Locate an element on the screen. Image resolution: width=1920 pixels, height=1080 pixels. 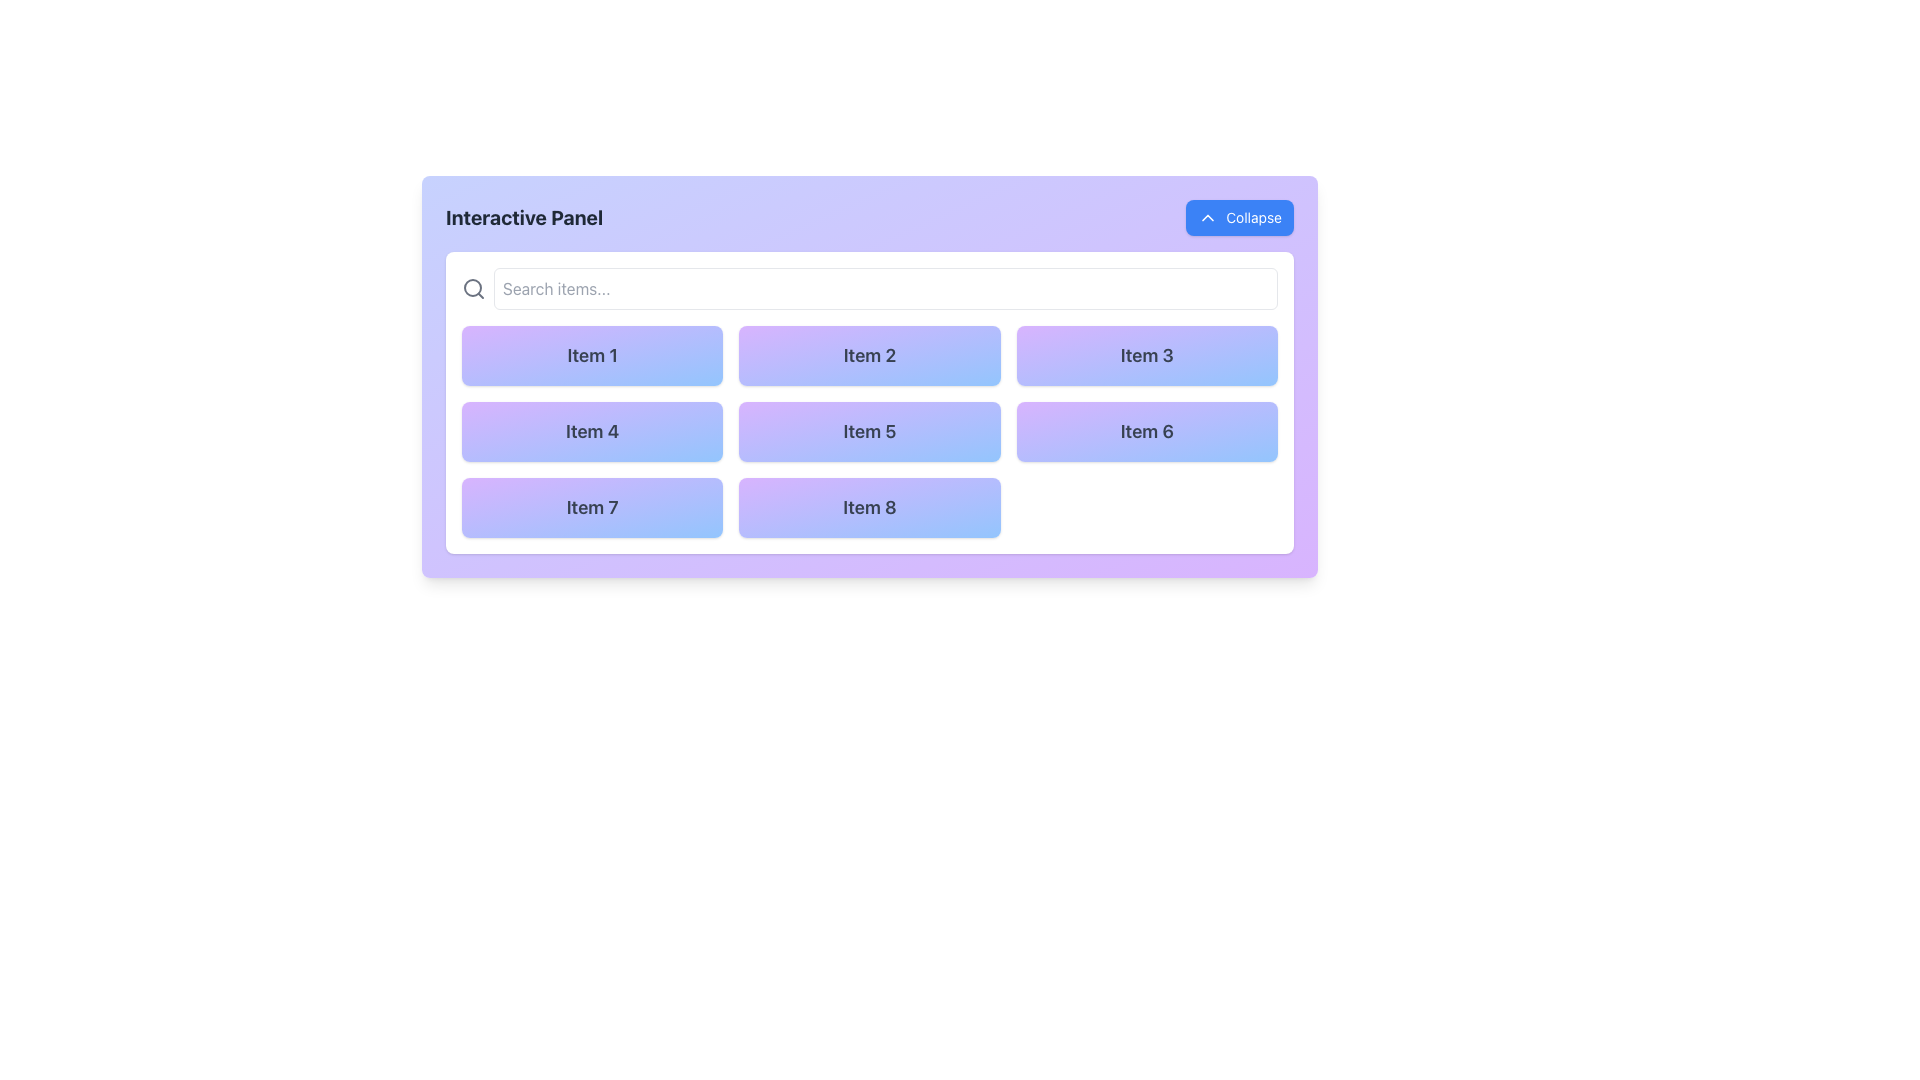
text from the bold label displaying 'Item 8' within the eighth button of the grid layout is located at coordinates (869, 506).